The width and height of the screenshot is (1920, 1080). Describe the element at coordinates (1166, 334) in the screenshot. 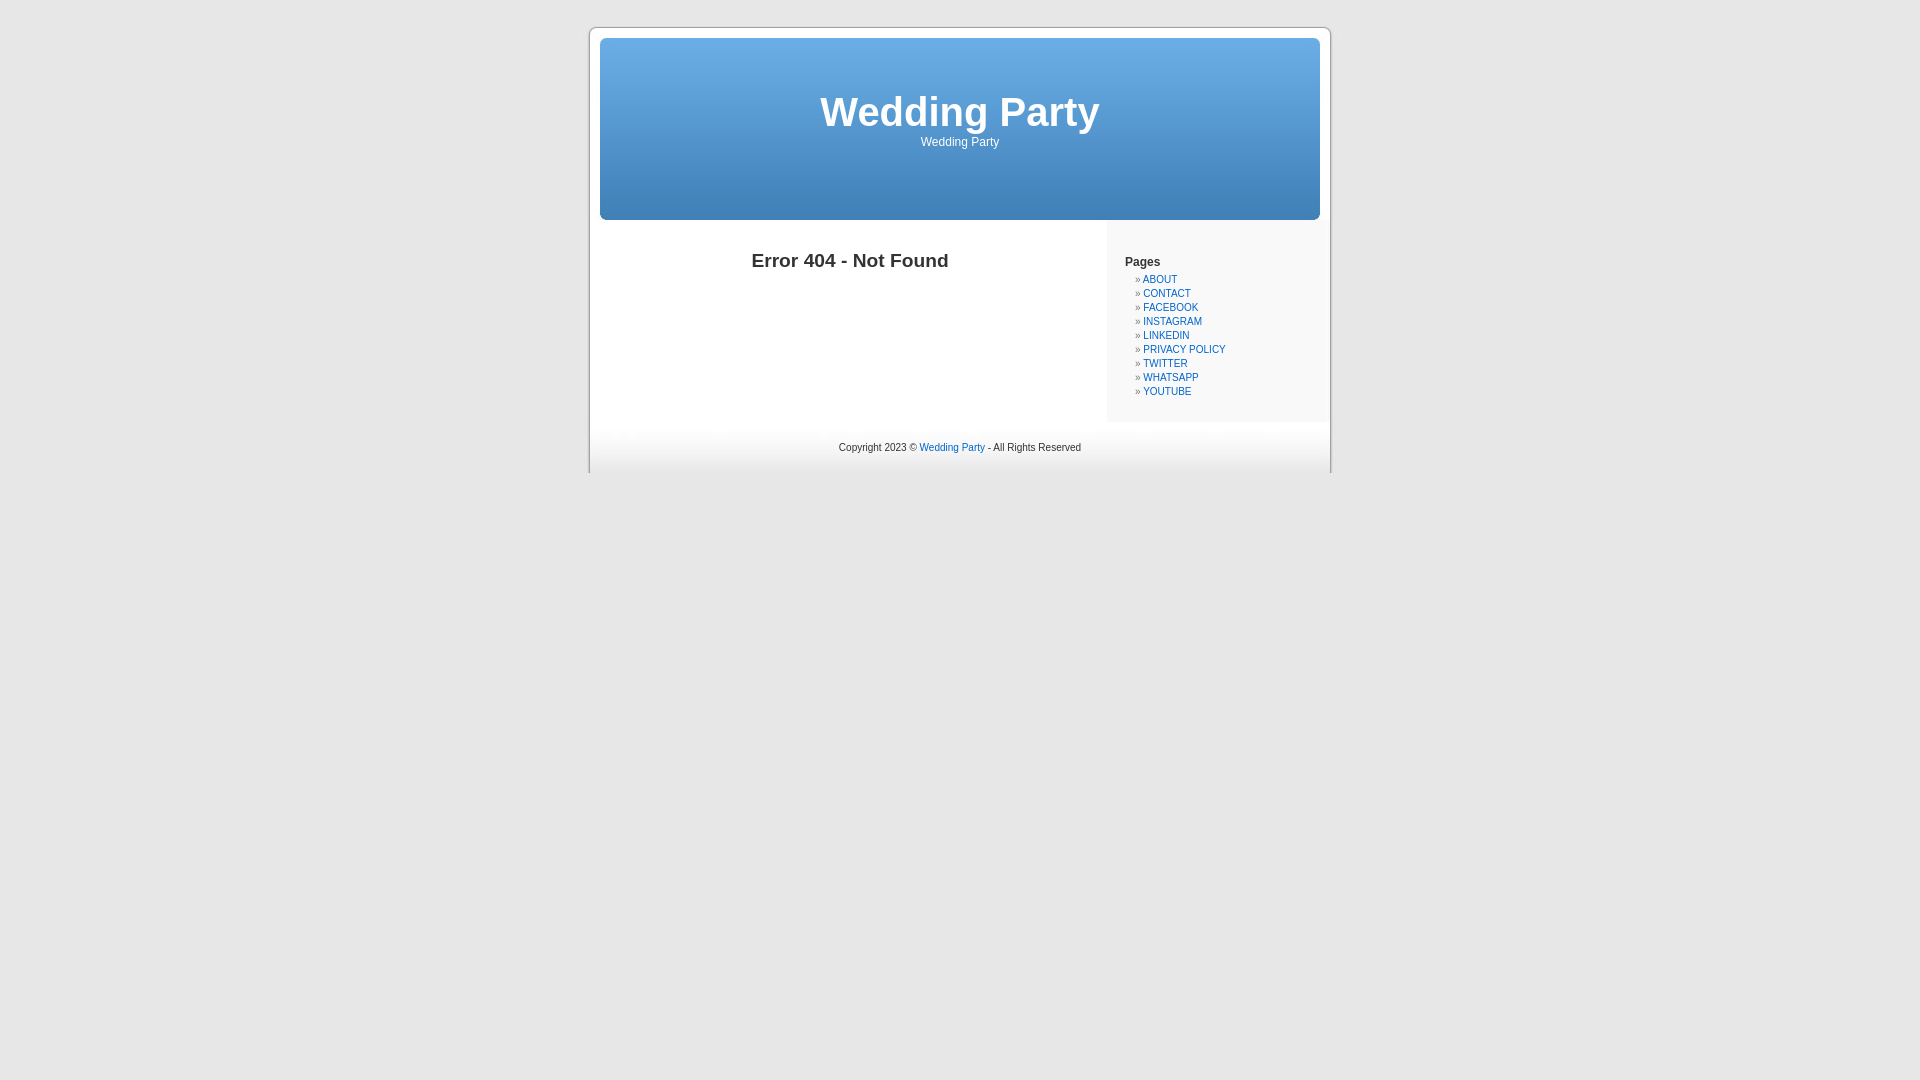

I see `'LINKEDIN'` at that location.